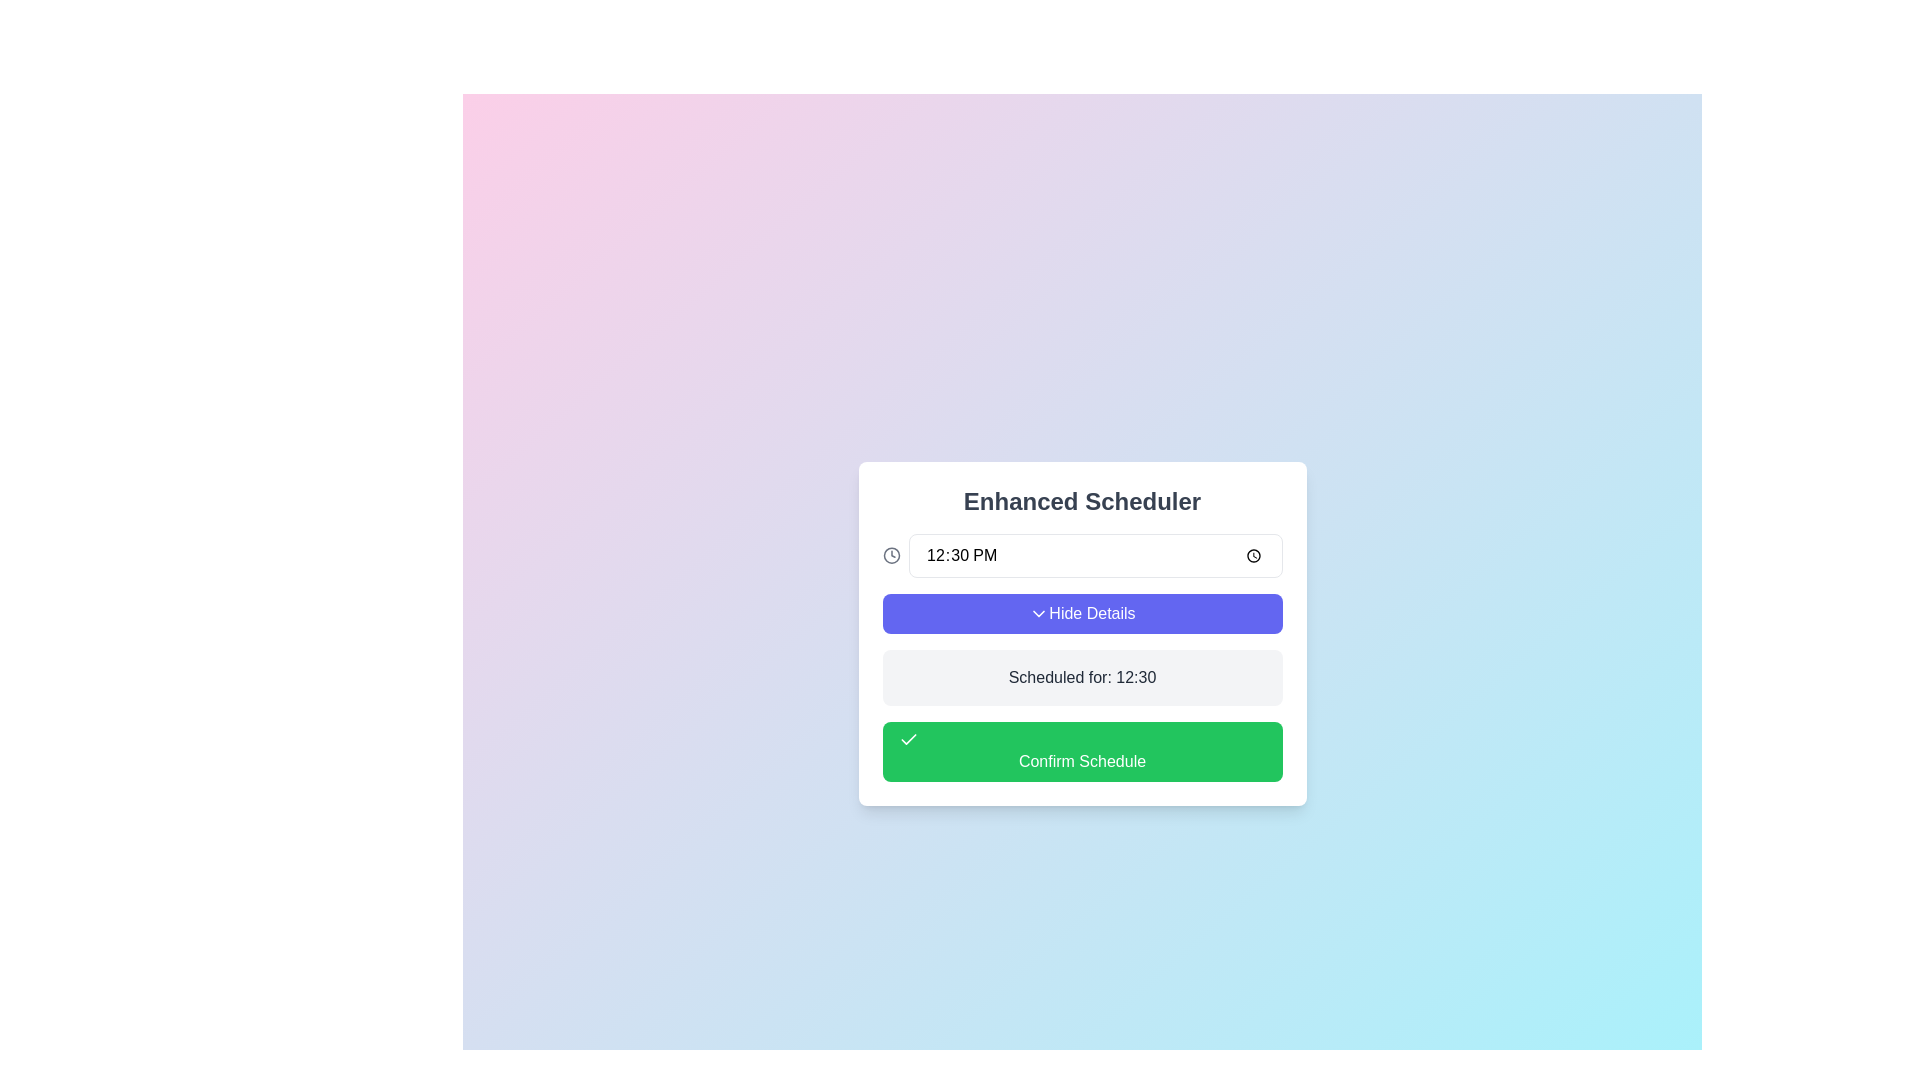 Image resolution: width=1920 pixels, height=1080 pixels. What do you see at coordinates (907, 739) in the screenshot?
I see `the green button labeled 'Confirm Schedule'` at bounding box center [907, 739].